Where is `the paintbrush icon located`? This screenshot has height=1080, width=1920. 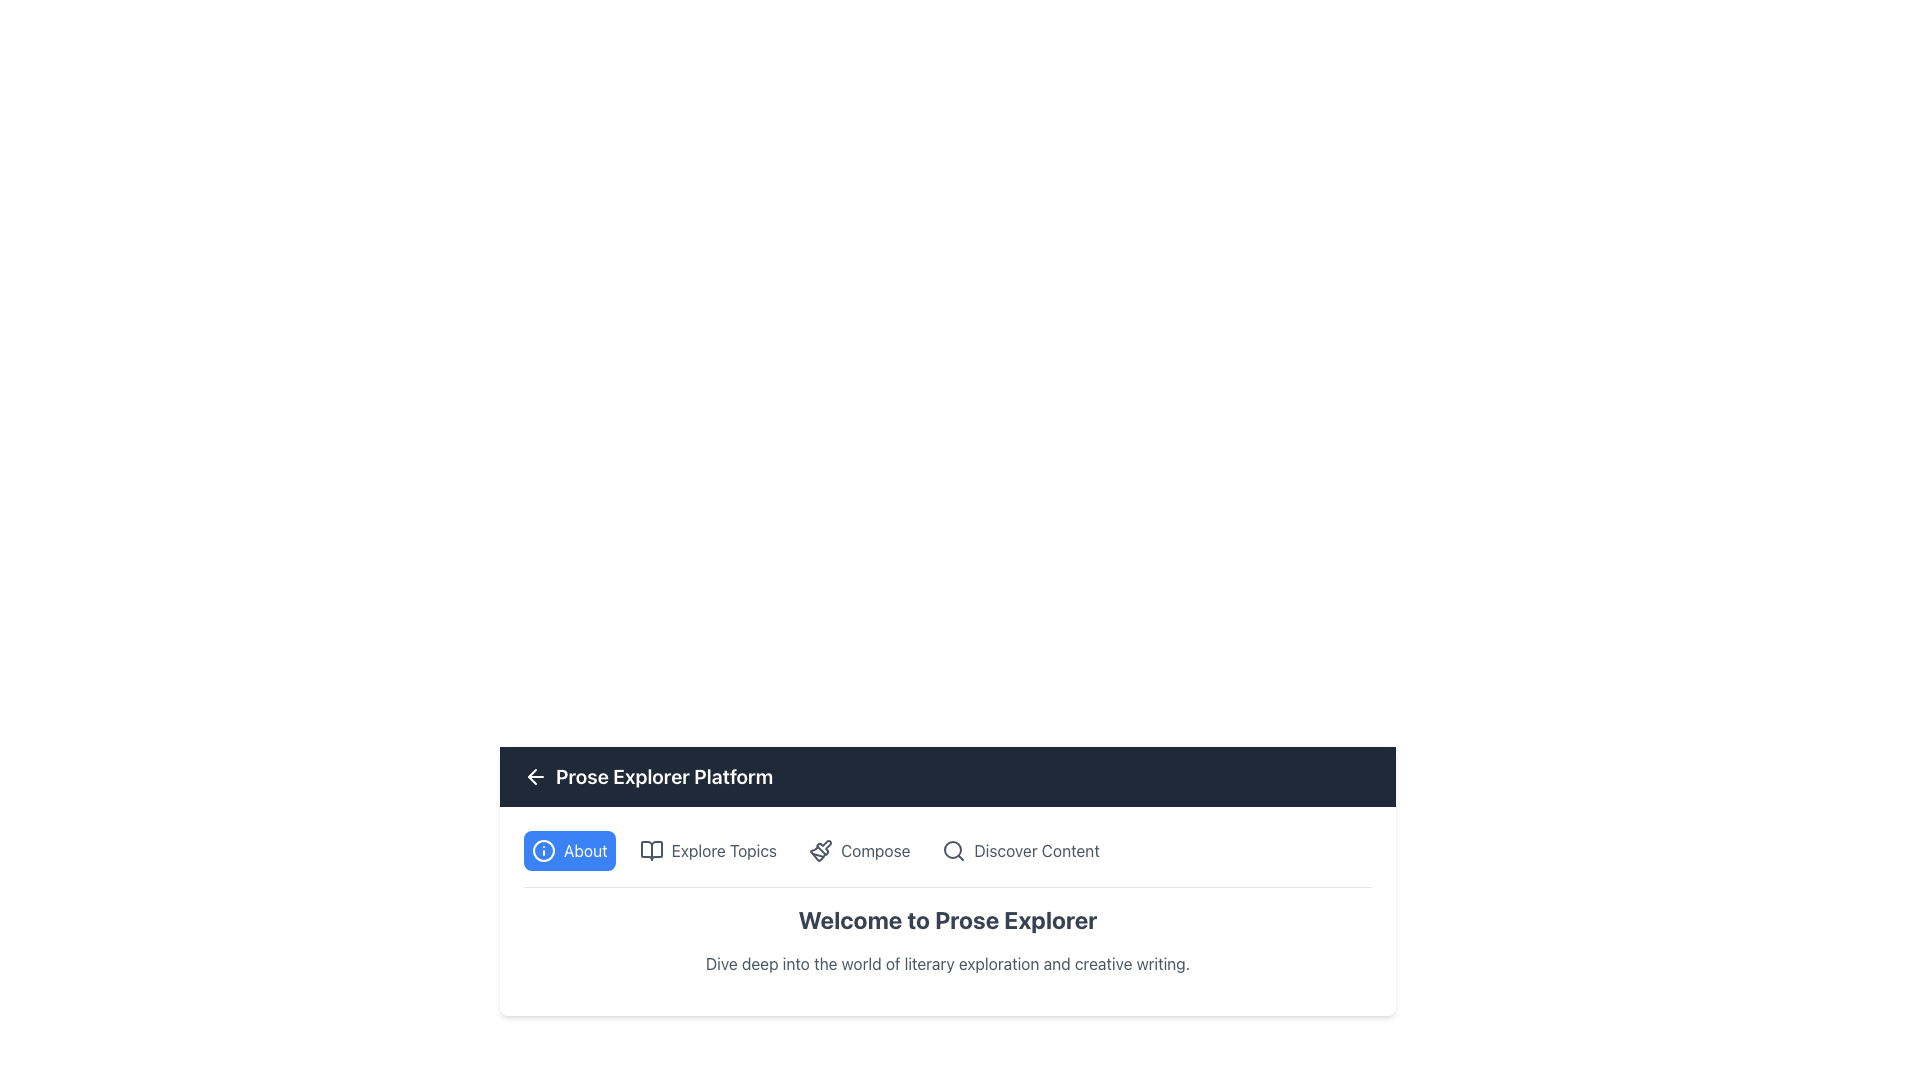 the paintbrush icon located is located at coordinates (824, 847).